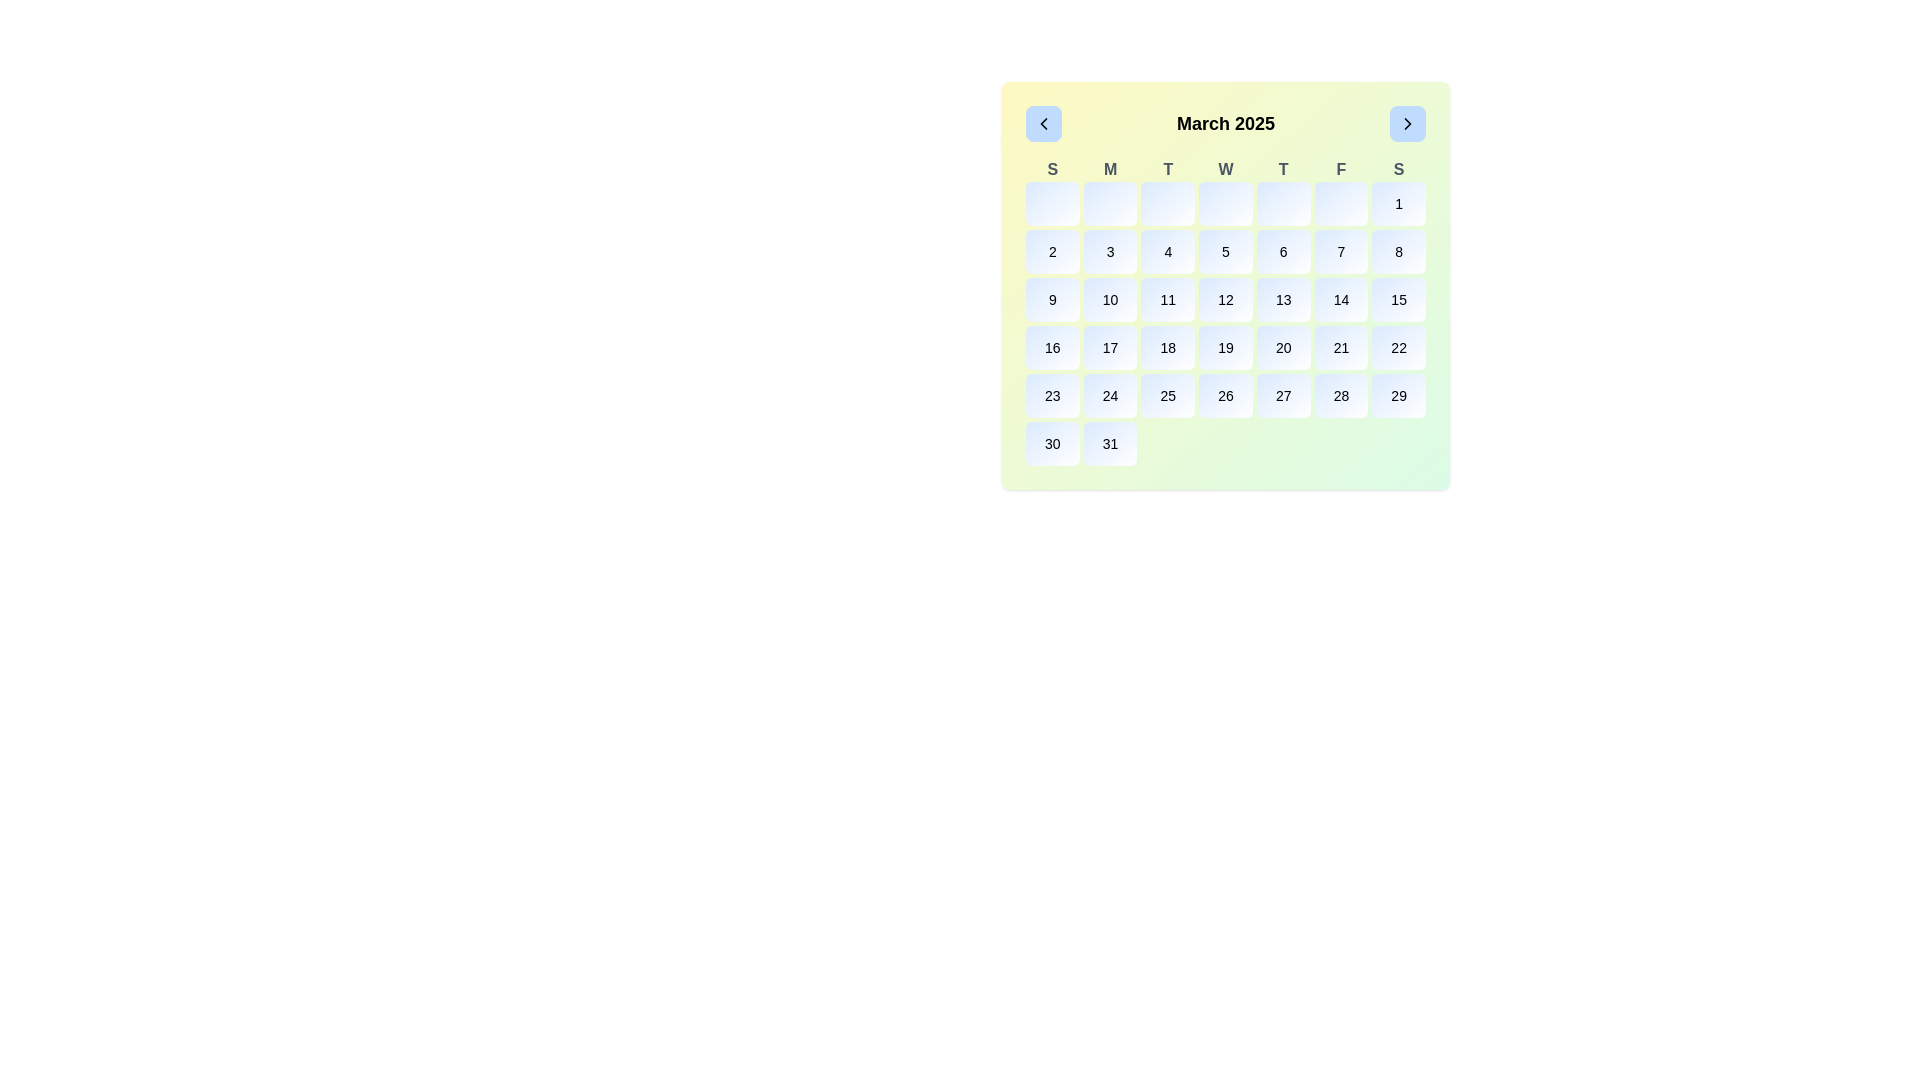 The width and height of the screenshot is (1920, 1080). Describe the element at coordinates (1283, 346) in the screenshot. I see `the button representing the 20th day of March 2025 in the calendar interface` at that location.